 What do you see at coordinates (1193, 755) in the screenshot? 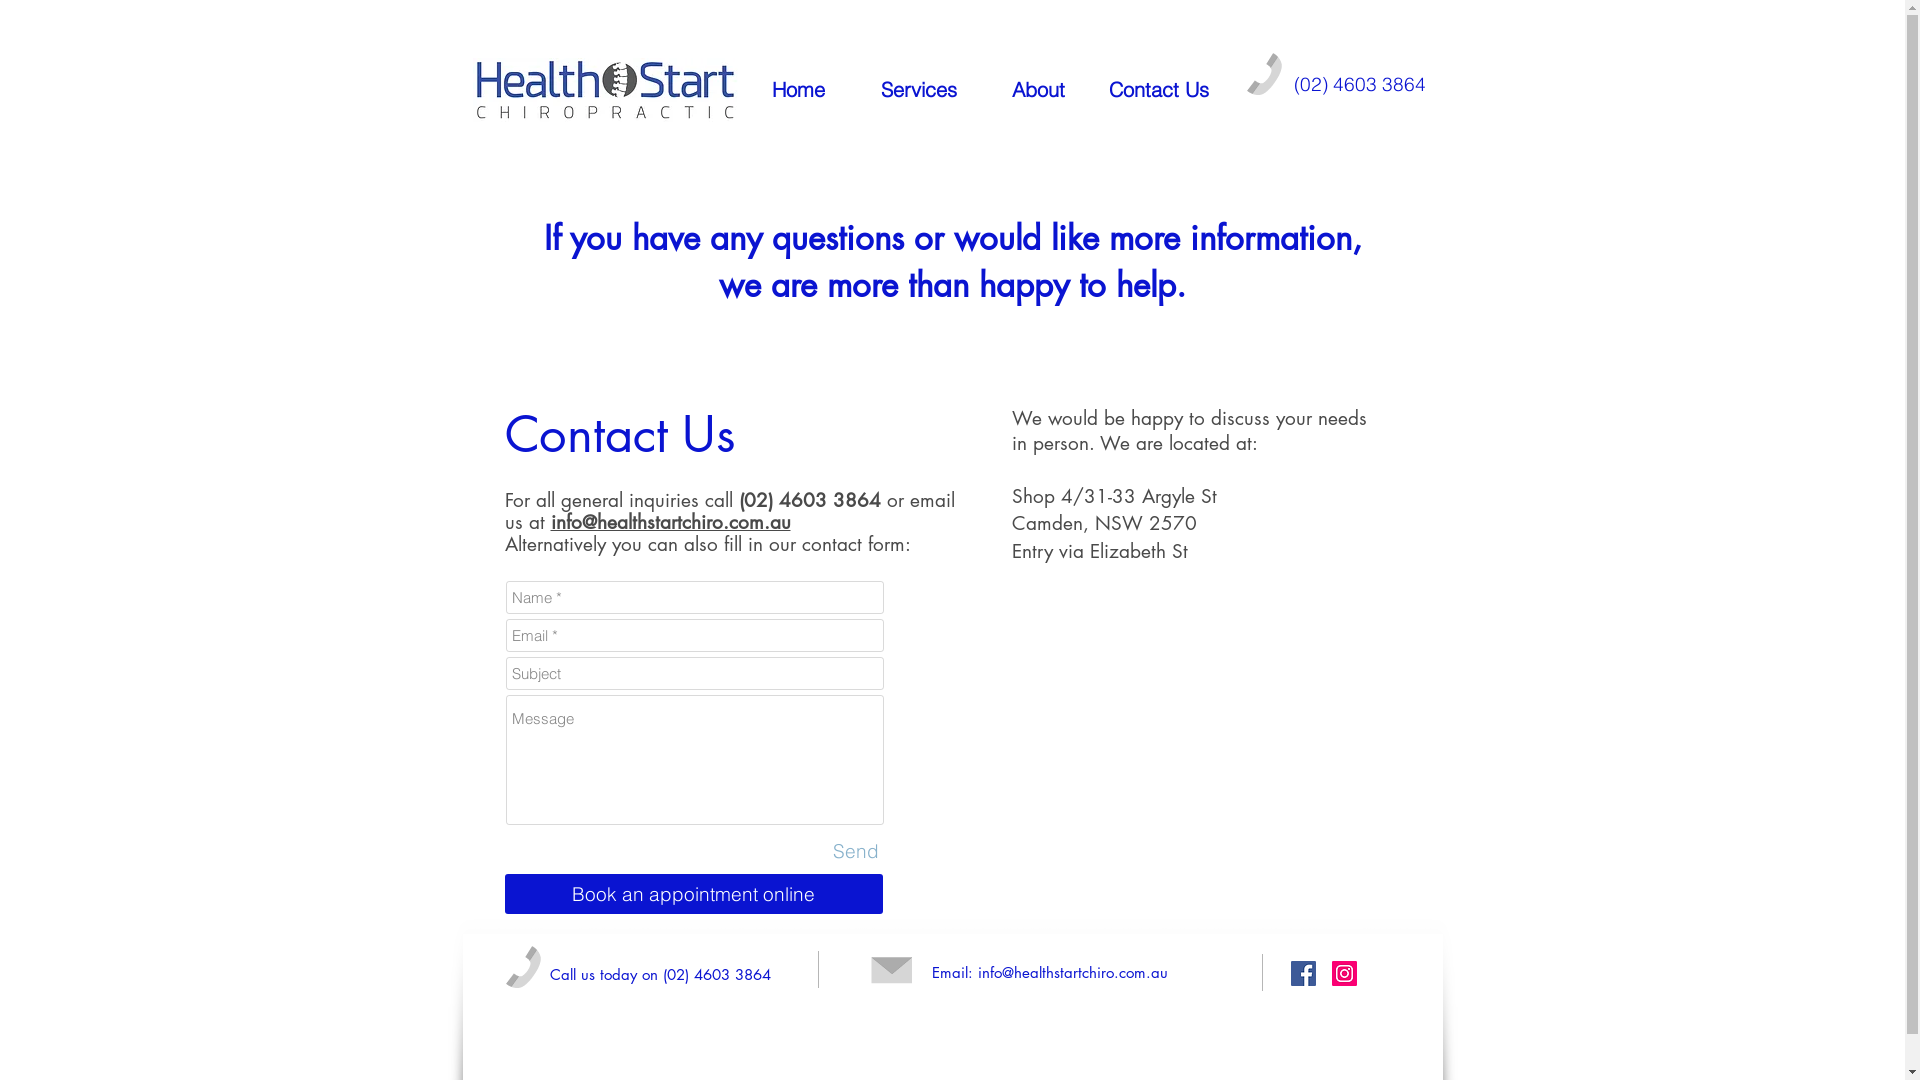
I see `'Google Maps'` at bounding box center [1193, 755].